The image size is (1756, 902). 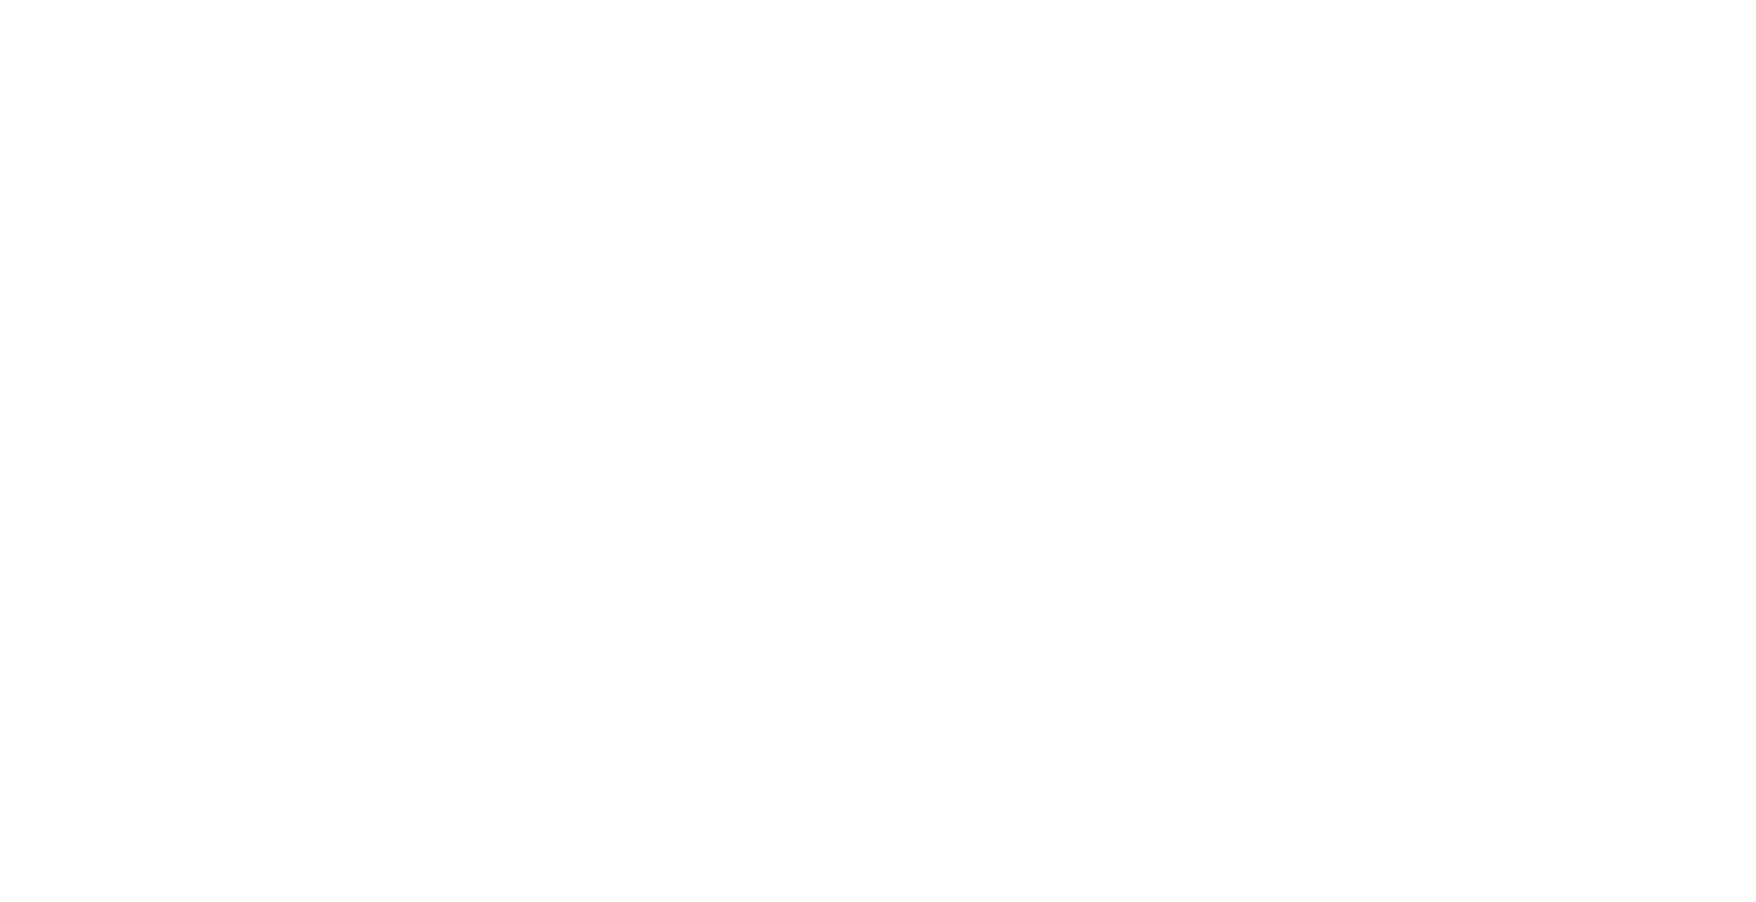 I want to click on '$45.00', so click(x=1058, y=378).